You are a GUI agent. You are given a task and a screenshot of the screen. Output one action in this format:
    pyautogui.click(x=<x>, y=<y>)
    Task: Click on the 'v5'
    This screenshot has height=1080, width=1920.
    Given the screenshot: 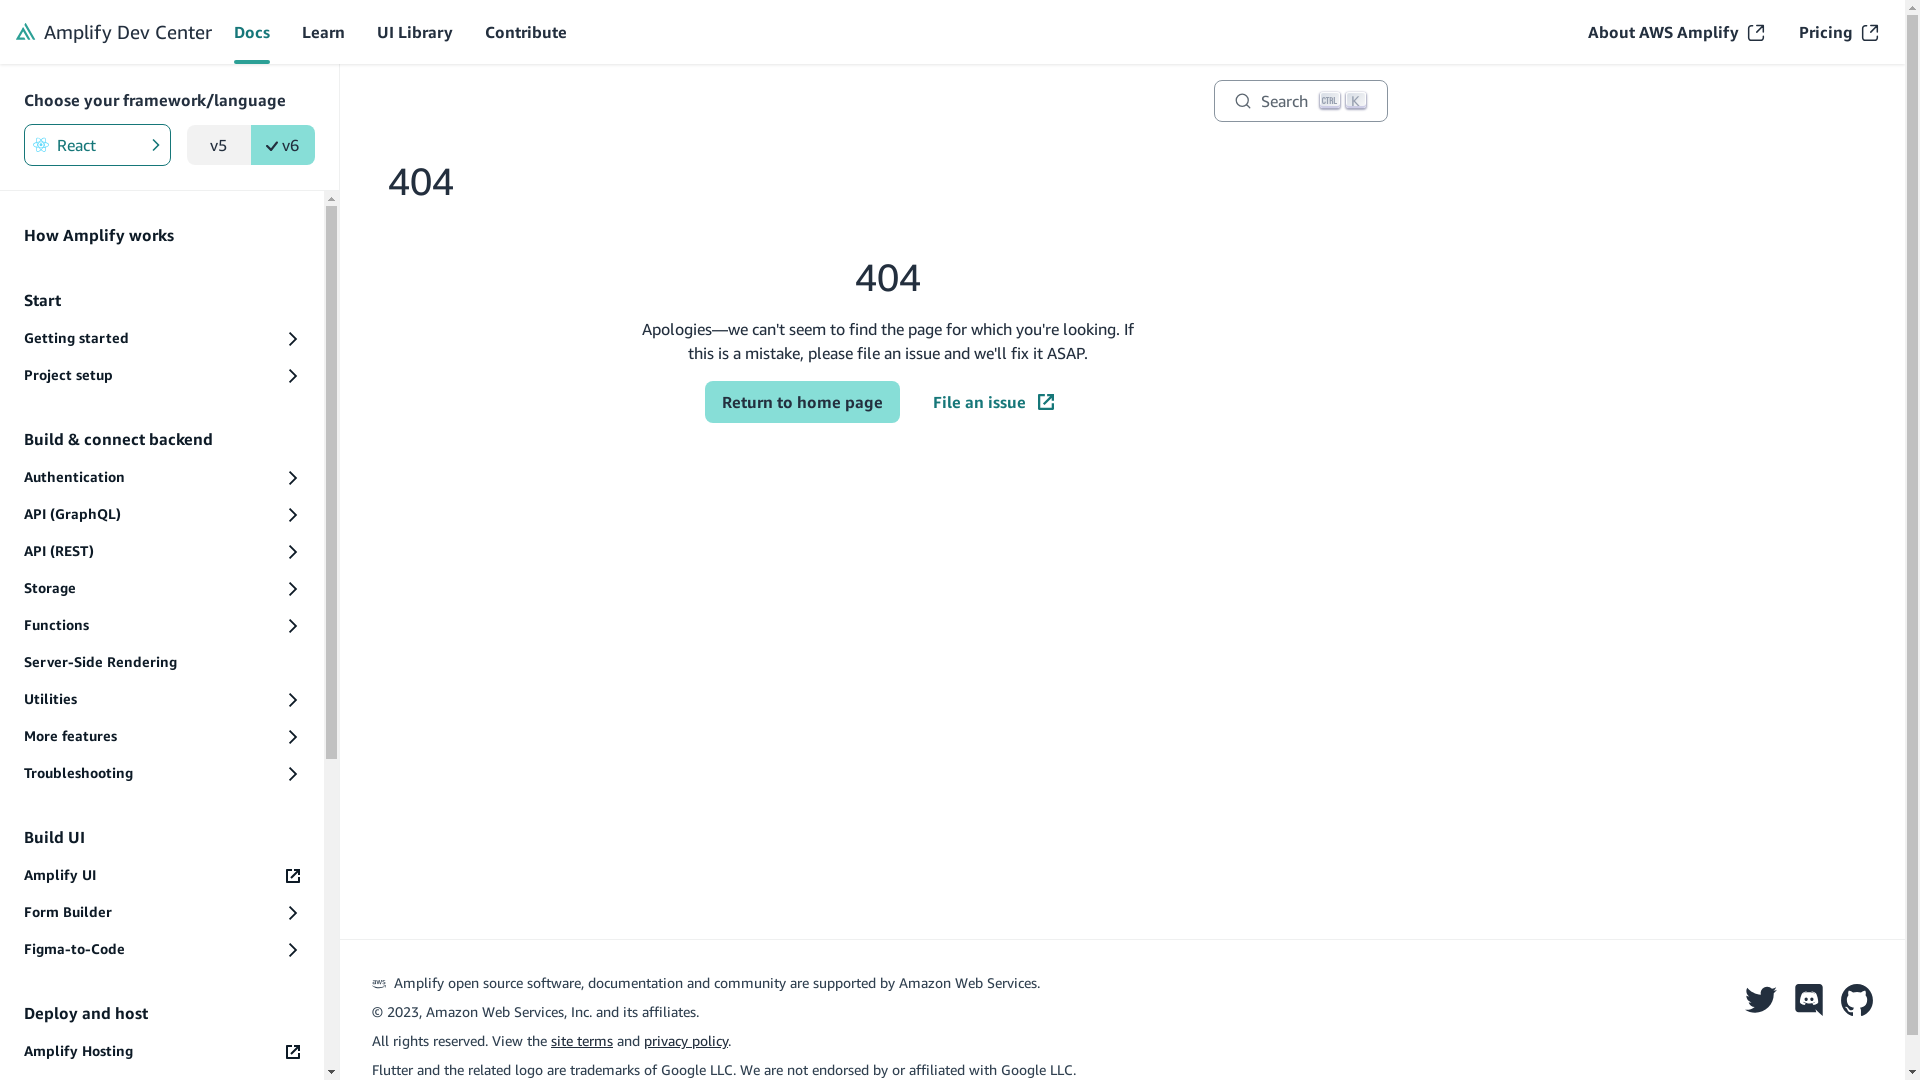 What is the action you would take?
    pyautogui.click(x=217, y=144)
    